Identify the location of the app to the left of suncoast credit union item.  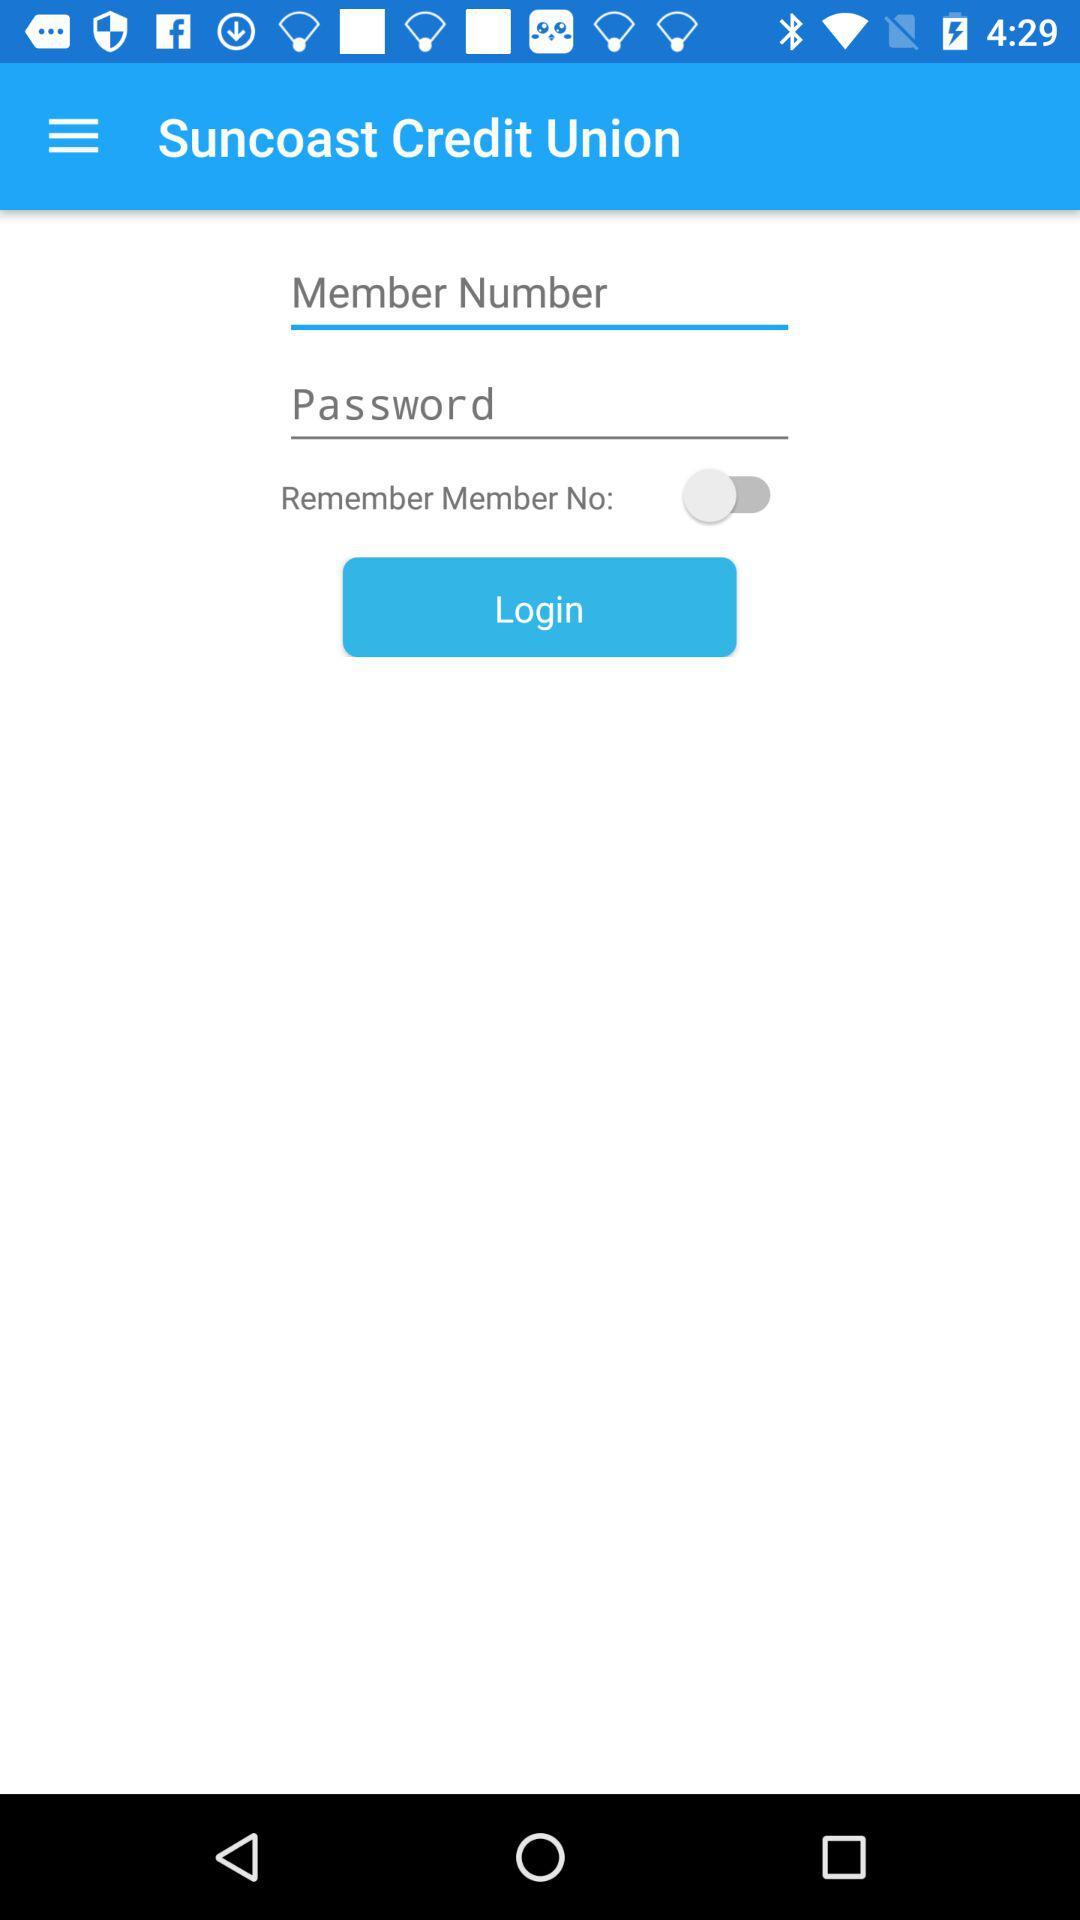
(72, 135).